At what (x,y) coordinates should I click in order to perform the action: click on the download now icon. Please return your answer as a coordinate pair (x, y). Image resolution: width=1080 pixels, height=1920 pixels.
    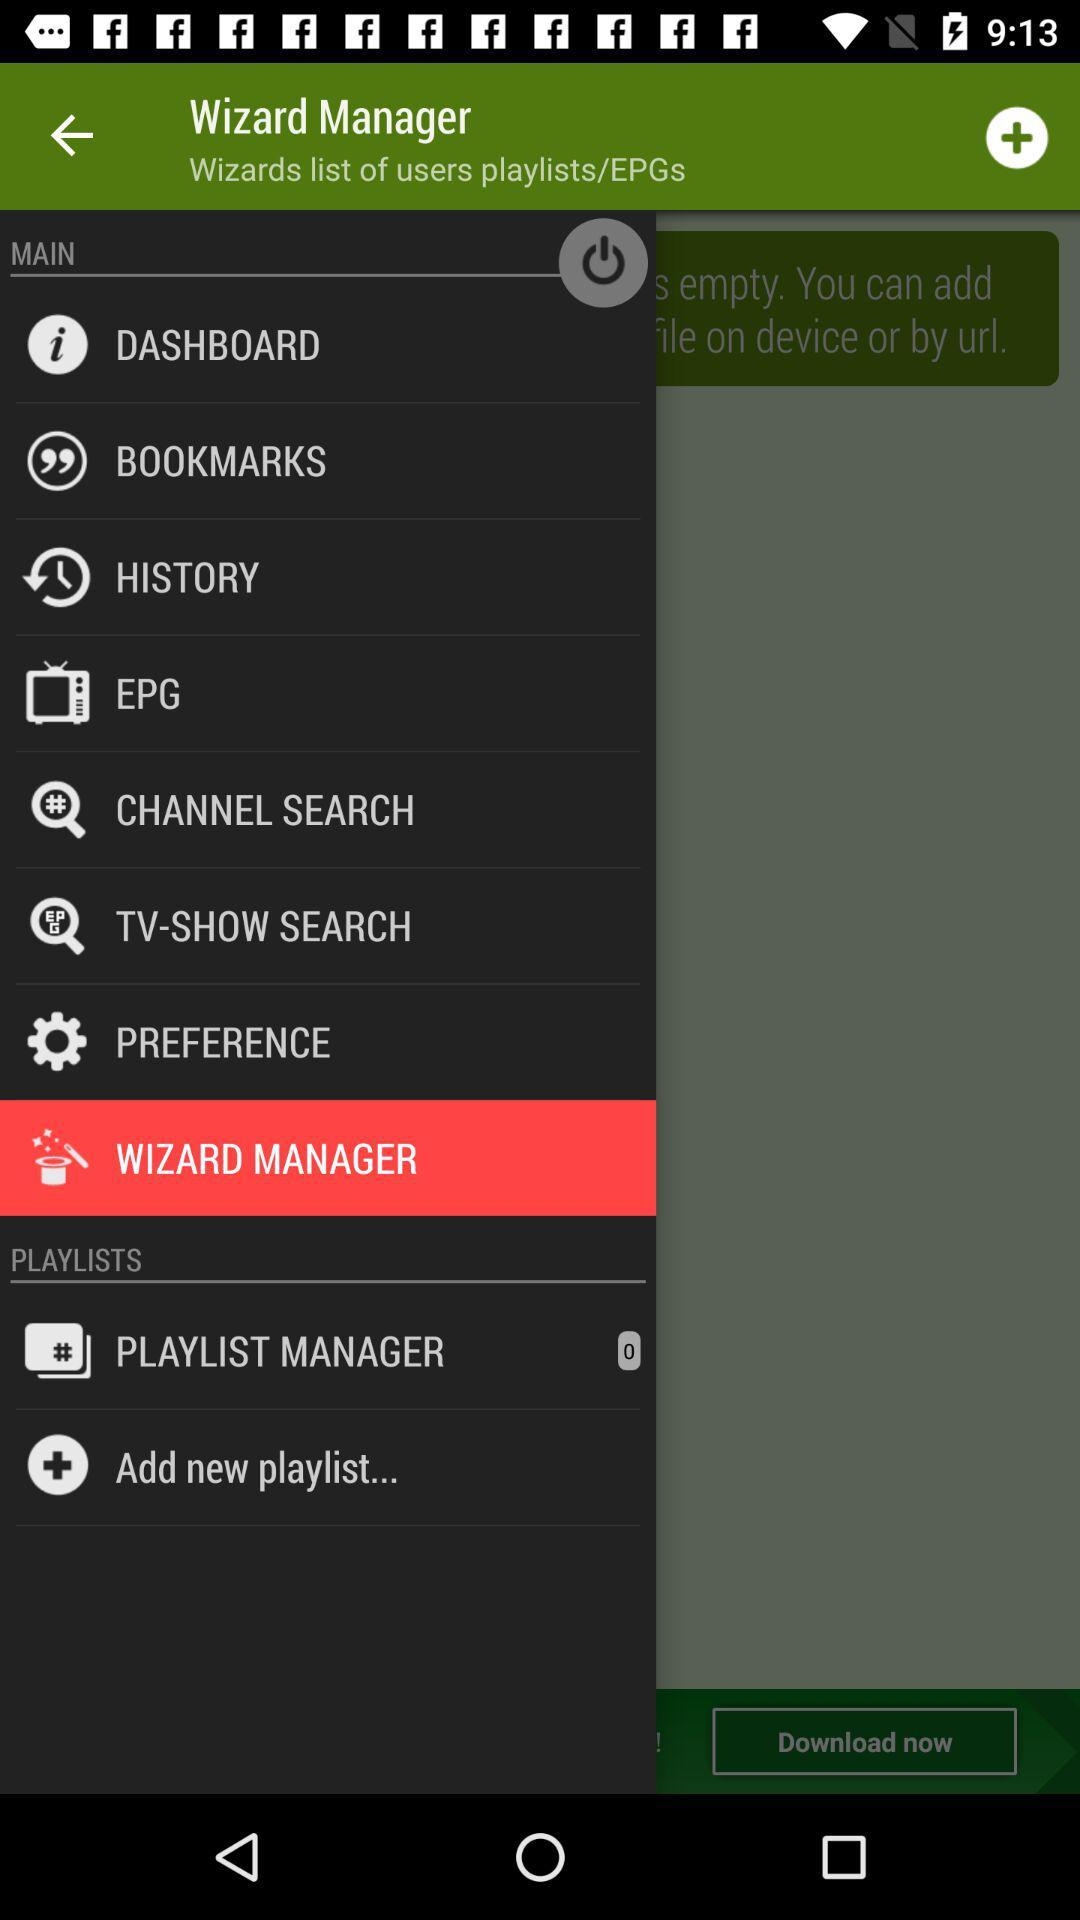
    Looking at the image, I should click on (863, 1740).